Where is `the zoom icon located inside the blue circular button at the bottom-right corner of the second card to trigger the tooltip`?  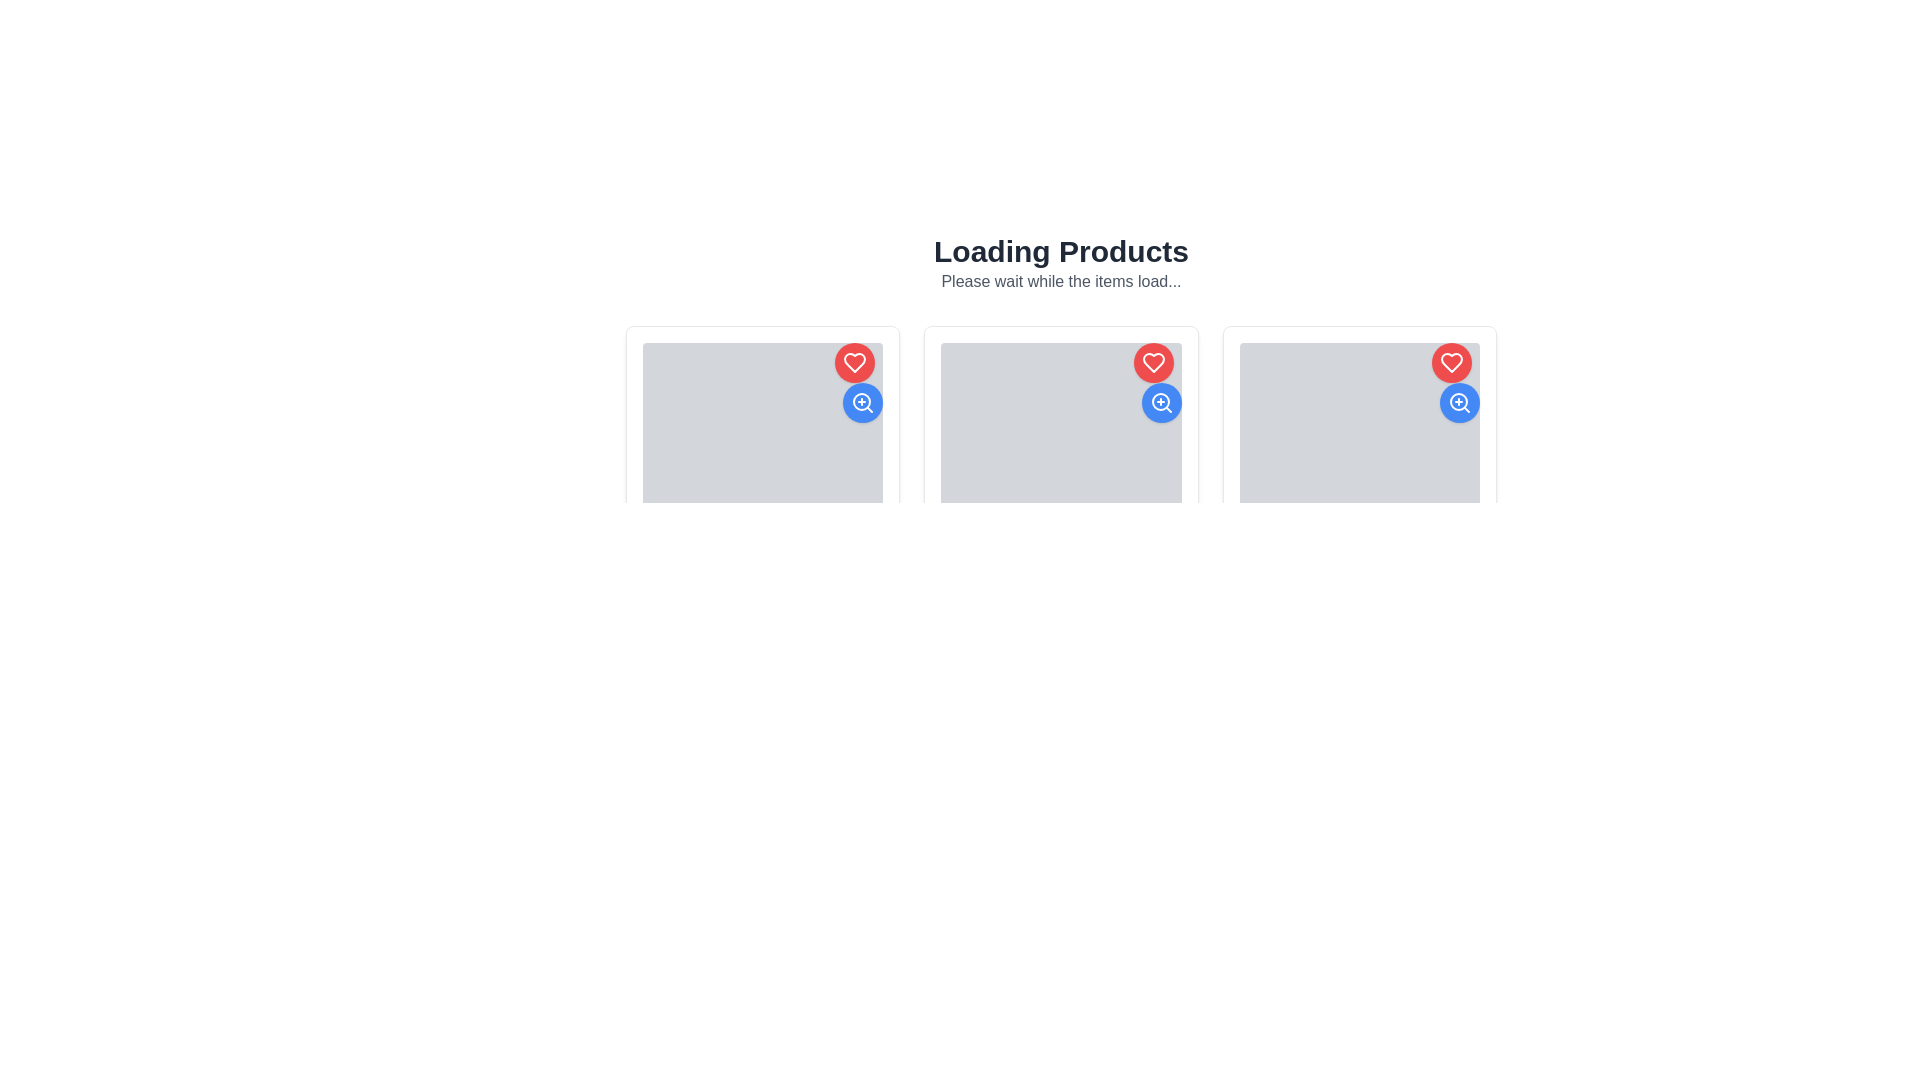
the zoom icon located inside the blue circular button at the bottom-right corner of the second card to trigger the tooltip is located at coordinates (1459, 402).